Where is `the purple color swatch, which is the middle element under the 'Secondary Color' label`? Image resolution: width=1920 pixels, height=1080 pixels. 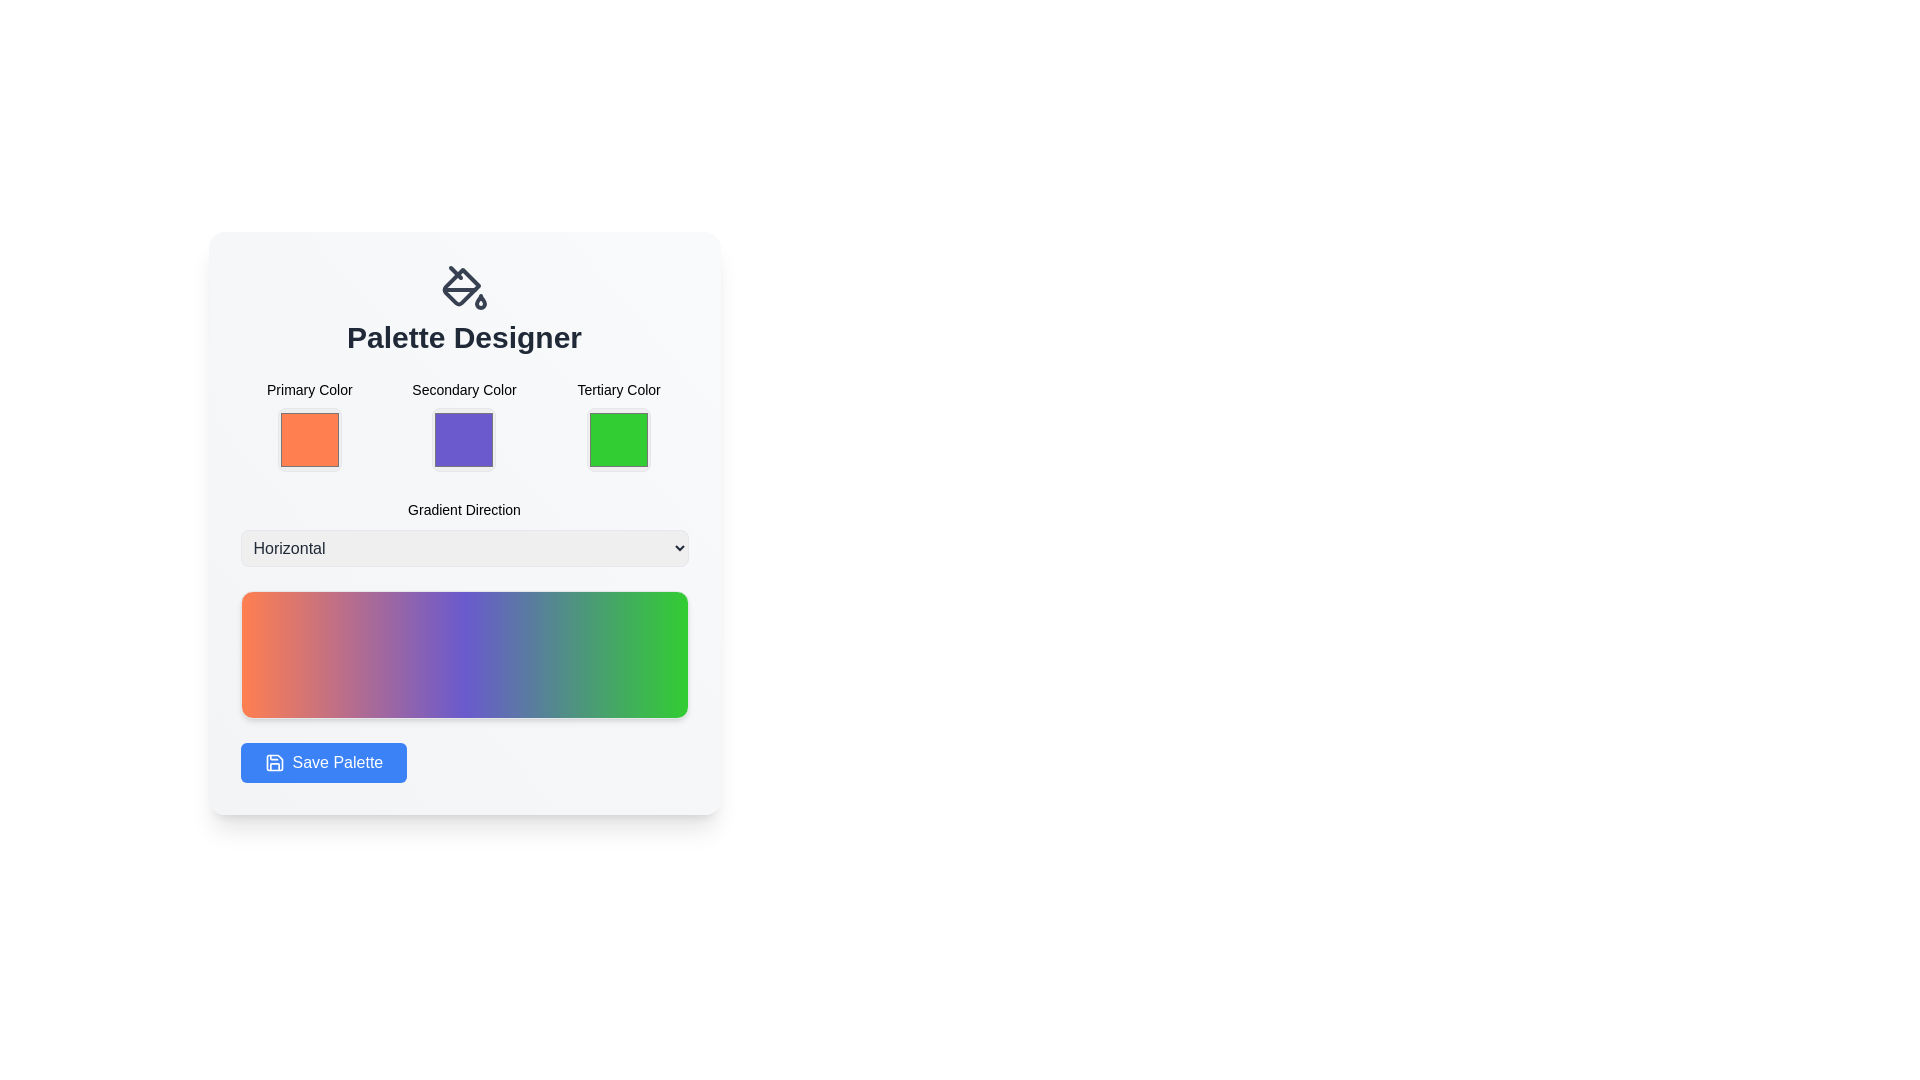
the purple color swatch, which is the middle element under the 'Secondary Color' label is located at coordinates (463, 438).